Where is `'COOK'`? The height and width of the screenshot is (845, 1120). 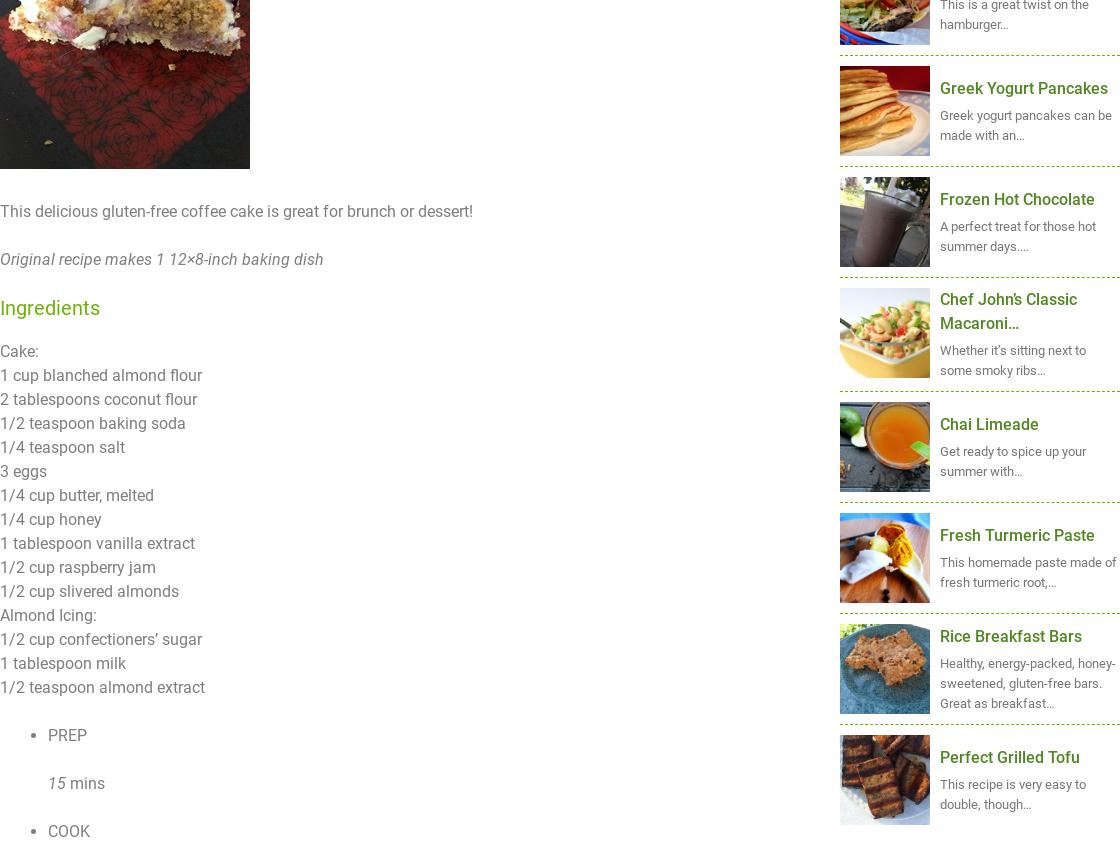 'COOK' is located at coordinates (48, 831).